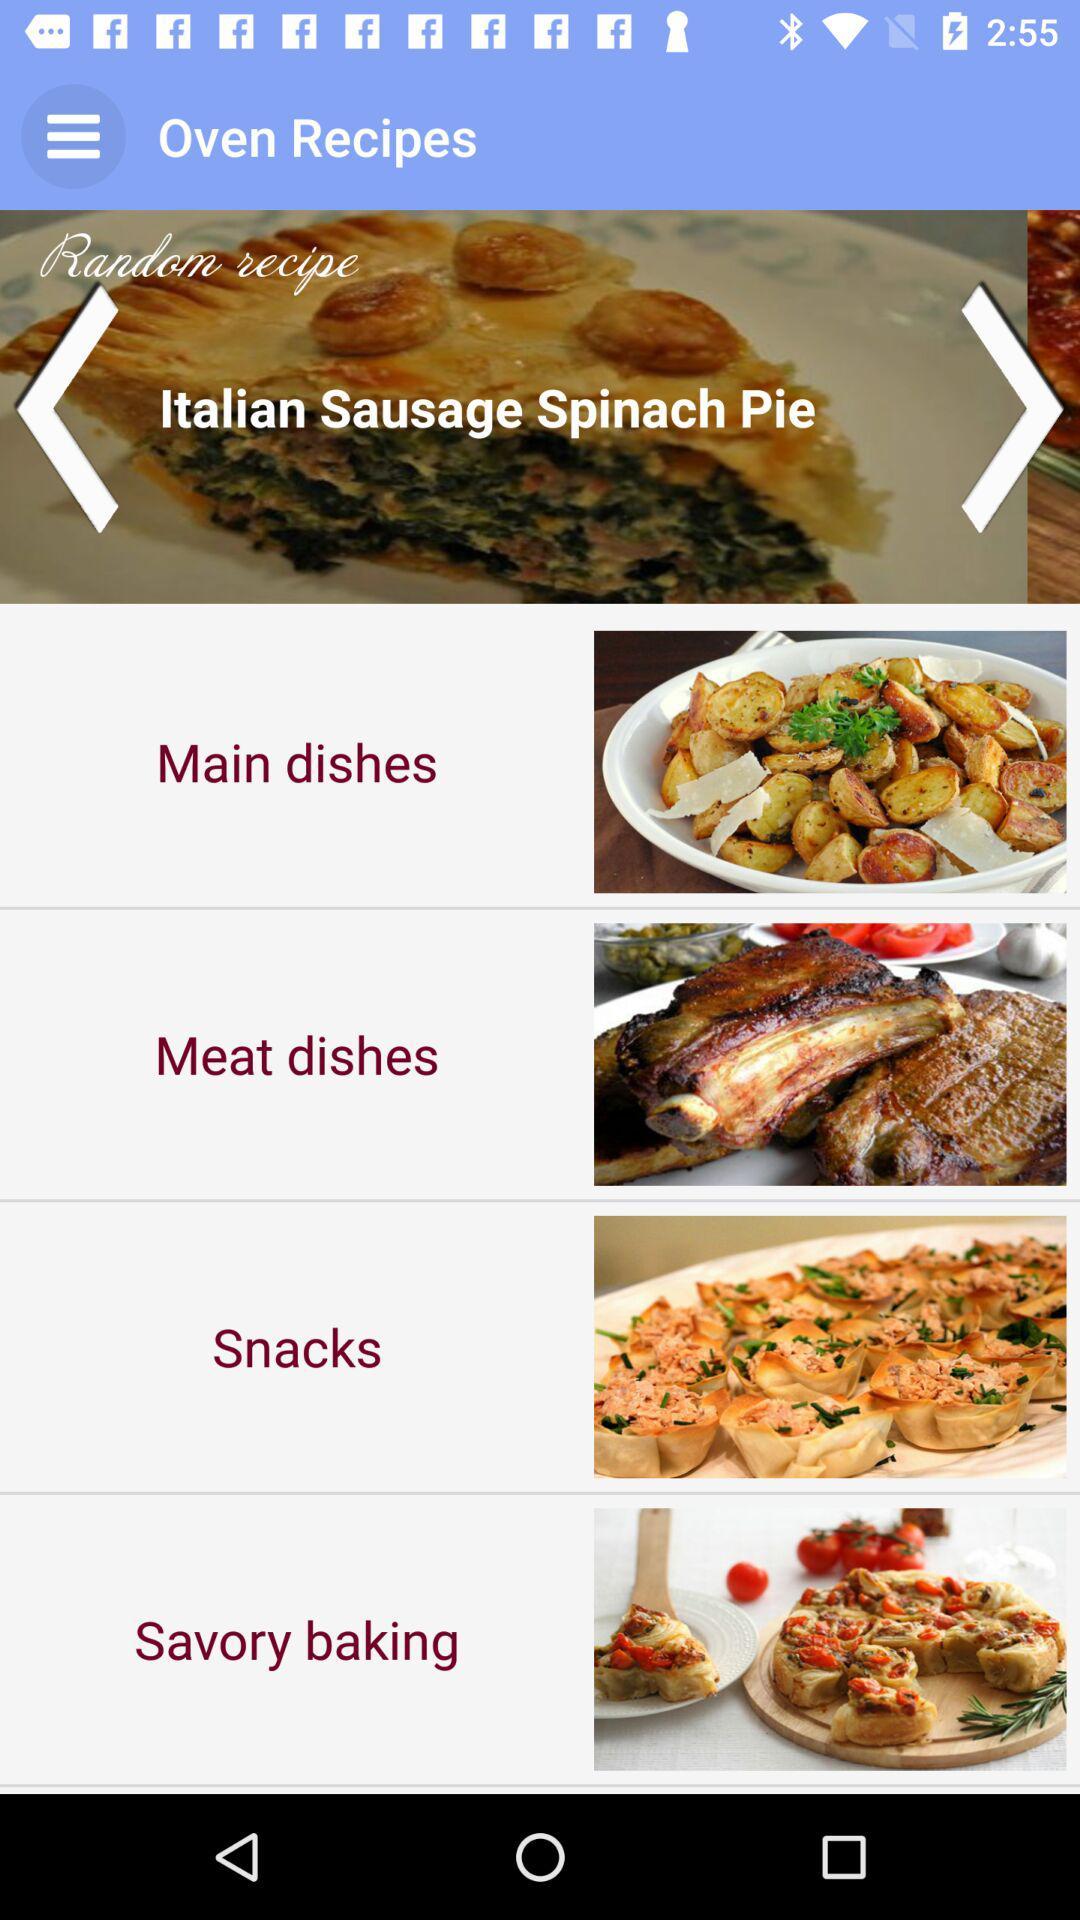 This screenshot has width=1080, height=1920. Describe the element at coordinates (72, 135) in the screenshot. I see `the item next to oven recipes item` at that location.